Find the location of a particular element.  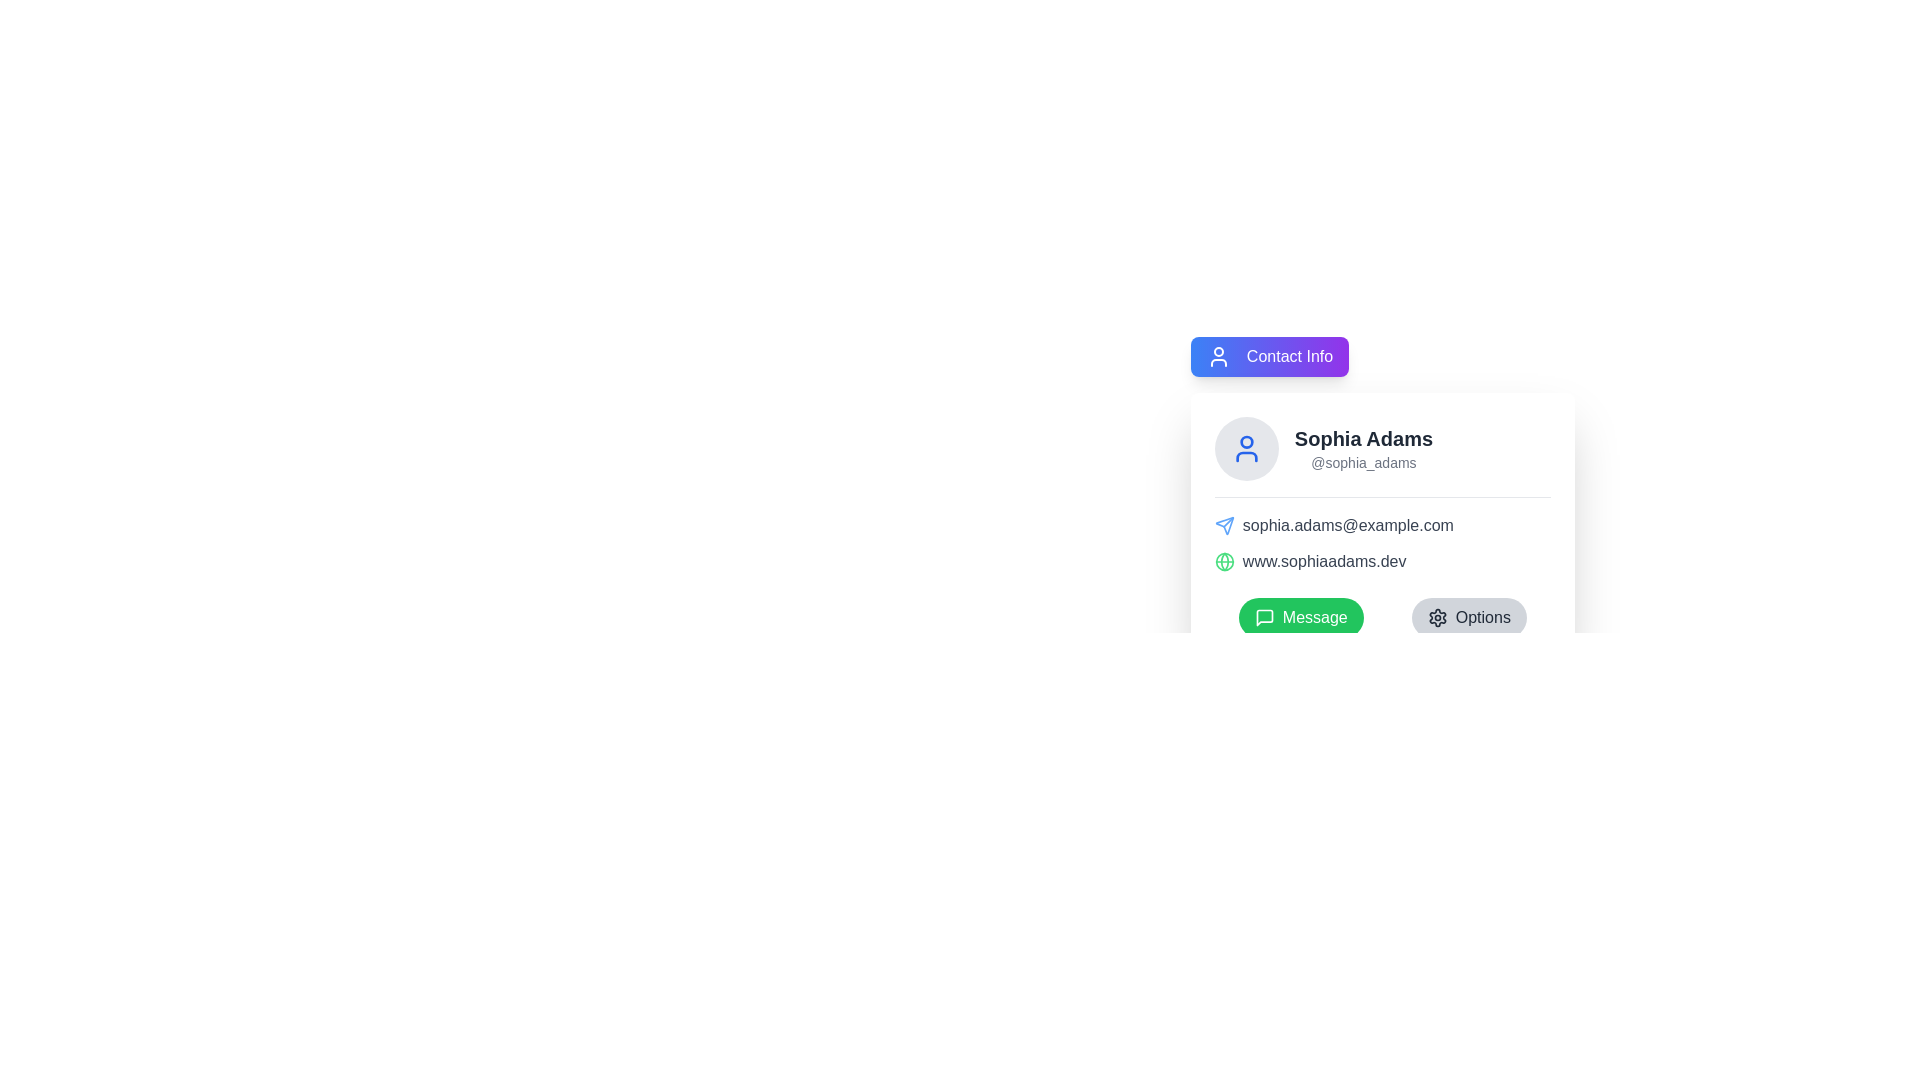

the messaging icon located to the immediate left of the blue text 'sophia.adams@example.com' is located at coordinates (1223, 524).